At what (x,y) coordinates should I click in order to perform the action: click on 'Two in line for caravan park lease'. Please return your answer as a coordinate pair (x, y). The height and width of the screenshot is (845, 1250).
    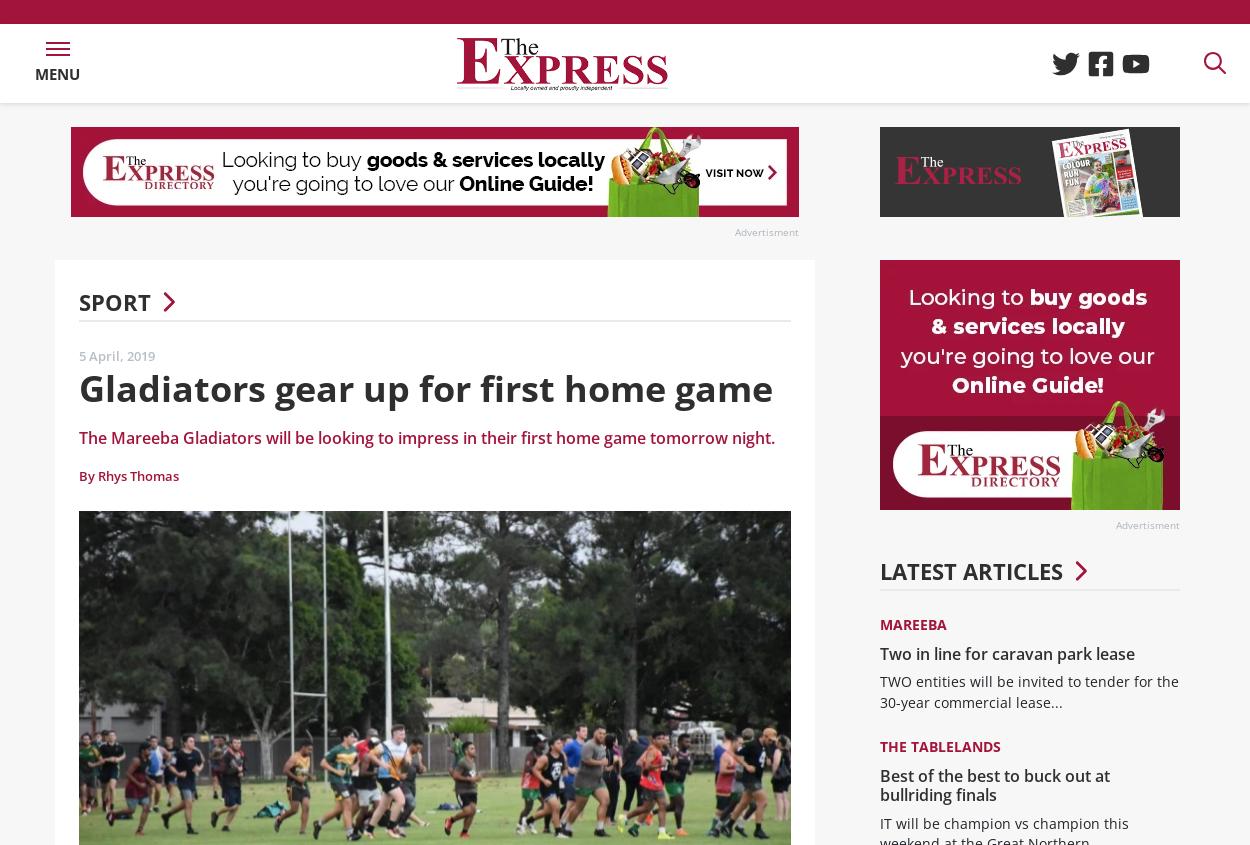
    Looking at the image, I should click on (1007, 668).